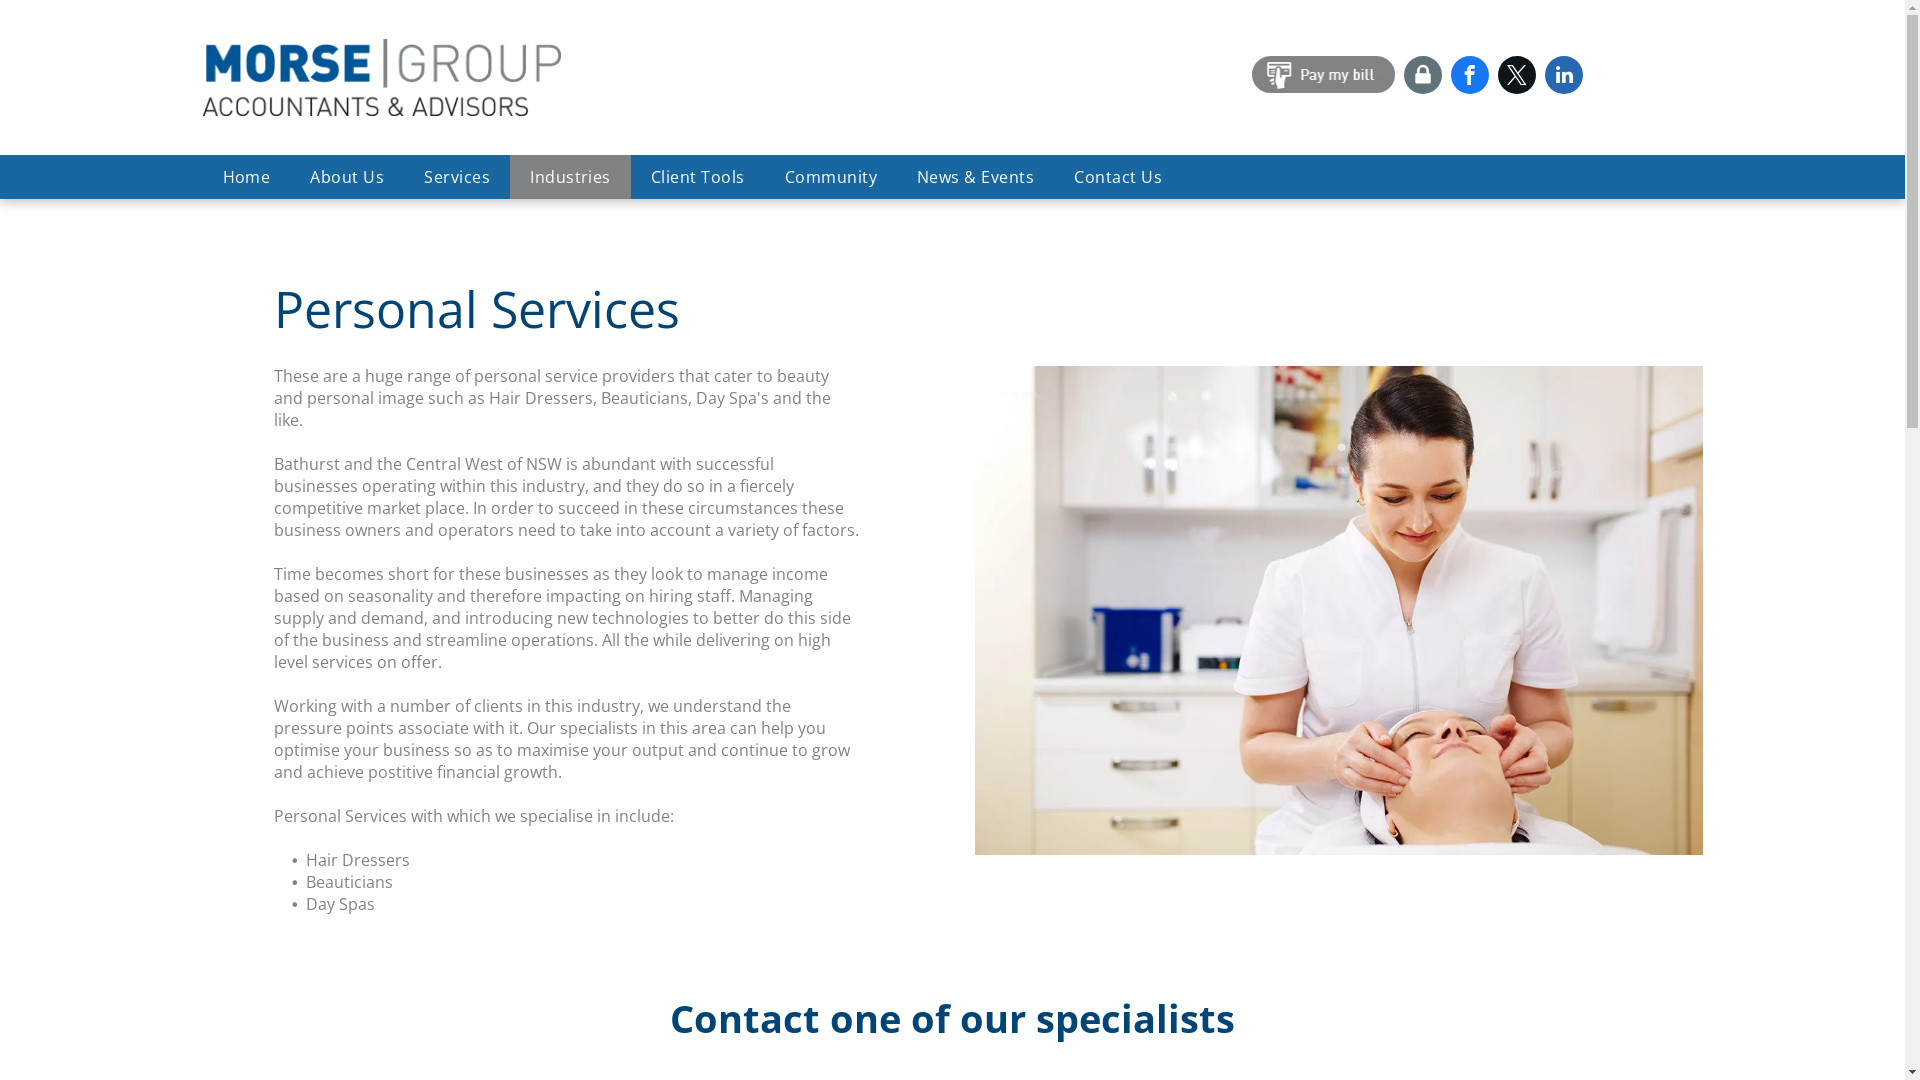  I want to click on 'Contact one of our specialists', so click(951, 1018).